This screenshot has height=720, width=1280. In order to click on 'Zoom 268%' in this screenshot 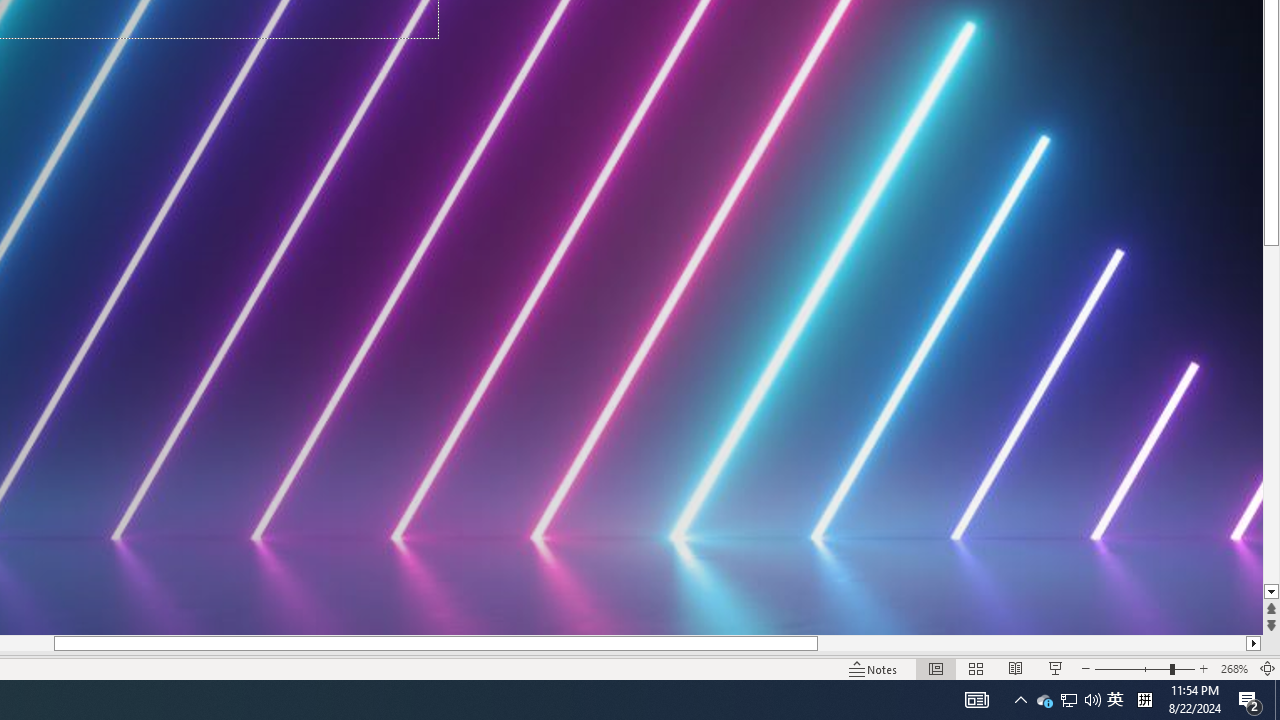, I will do `click(1233, 669)`.